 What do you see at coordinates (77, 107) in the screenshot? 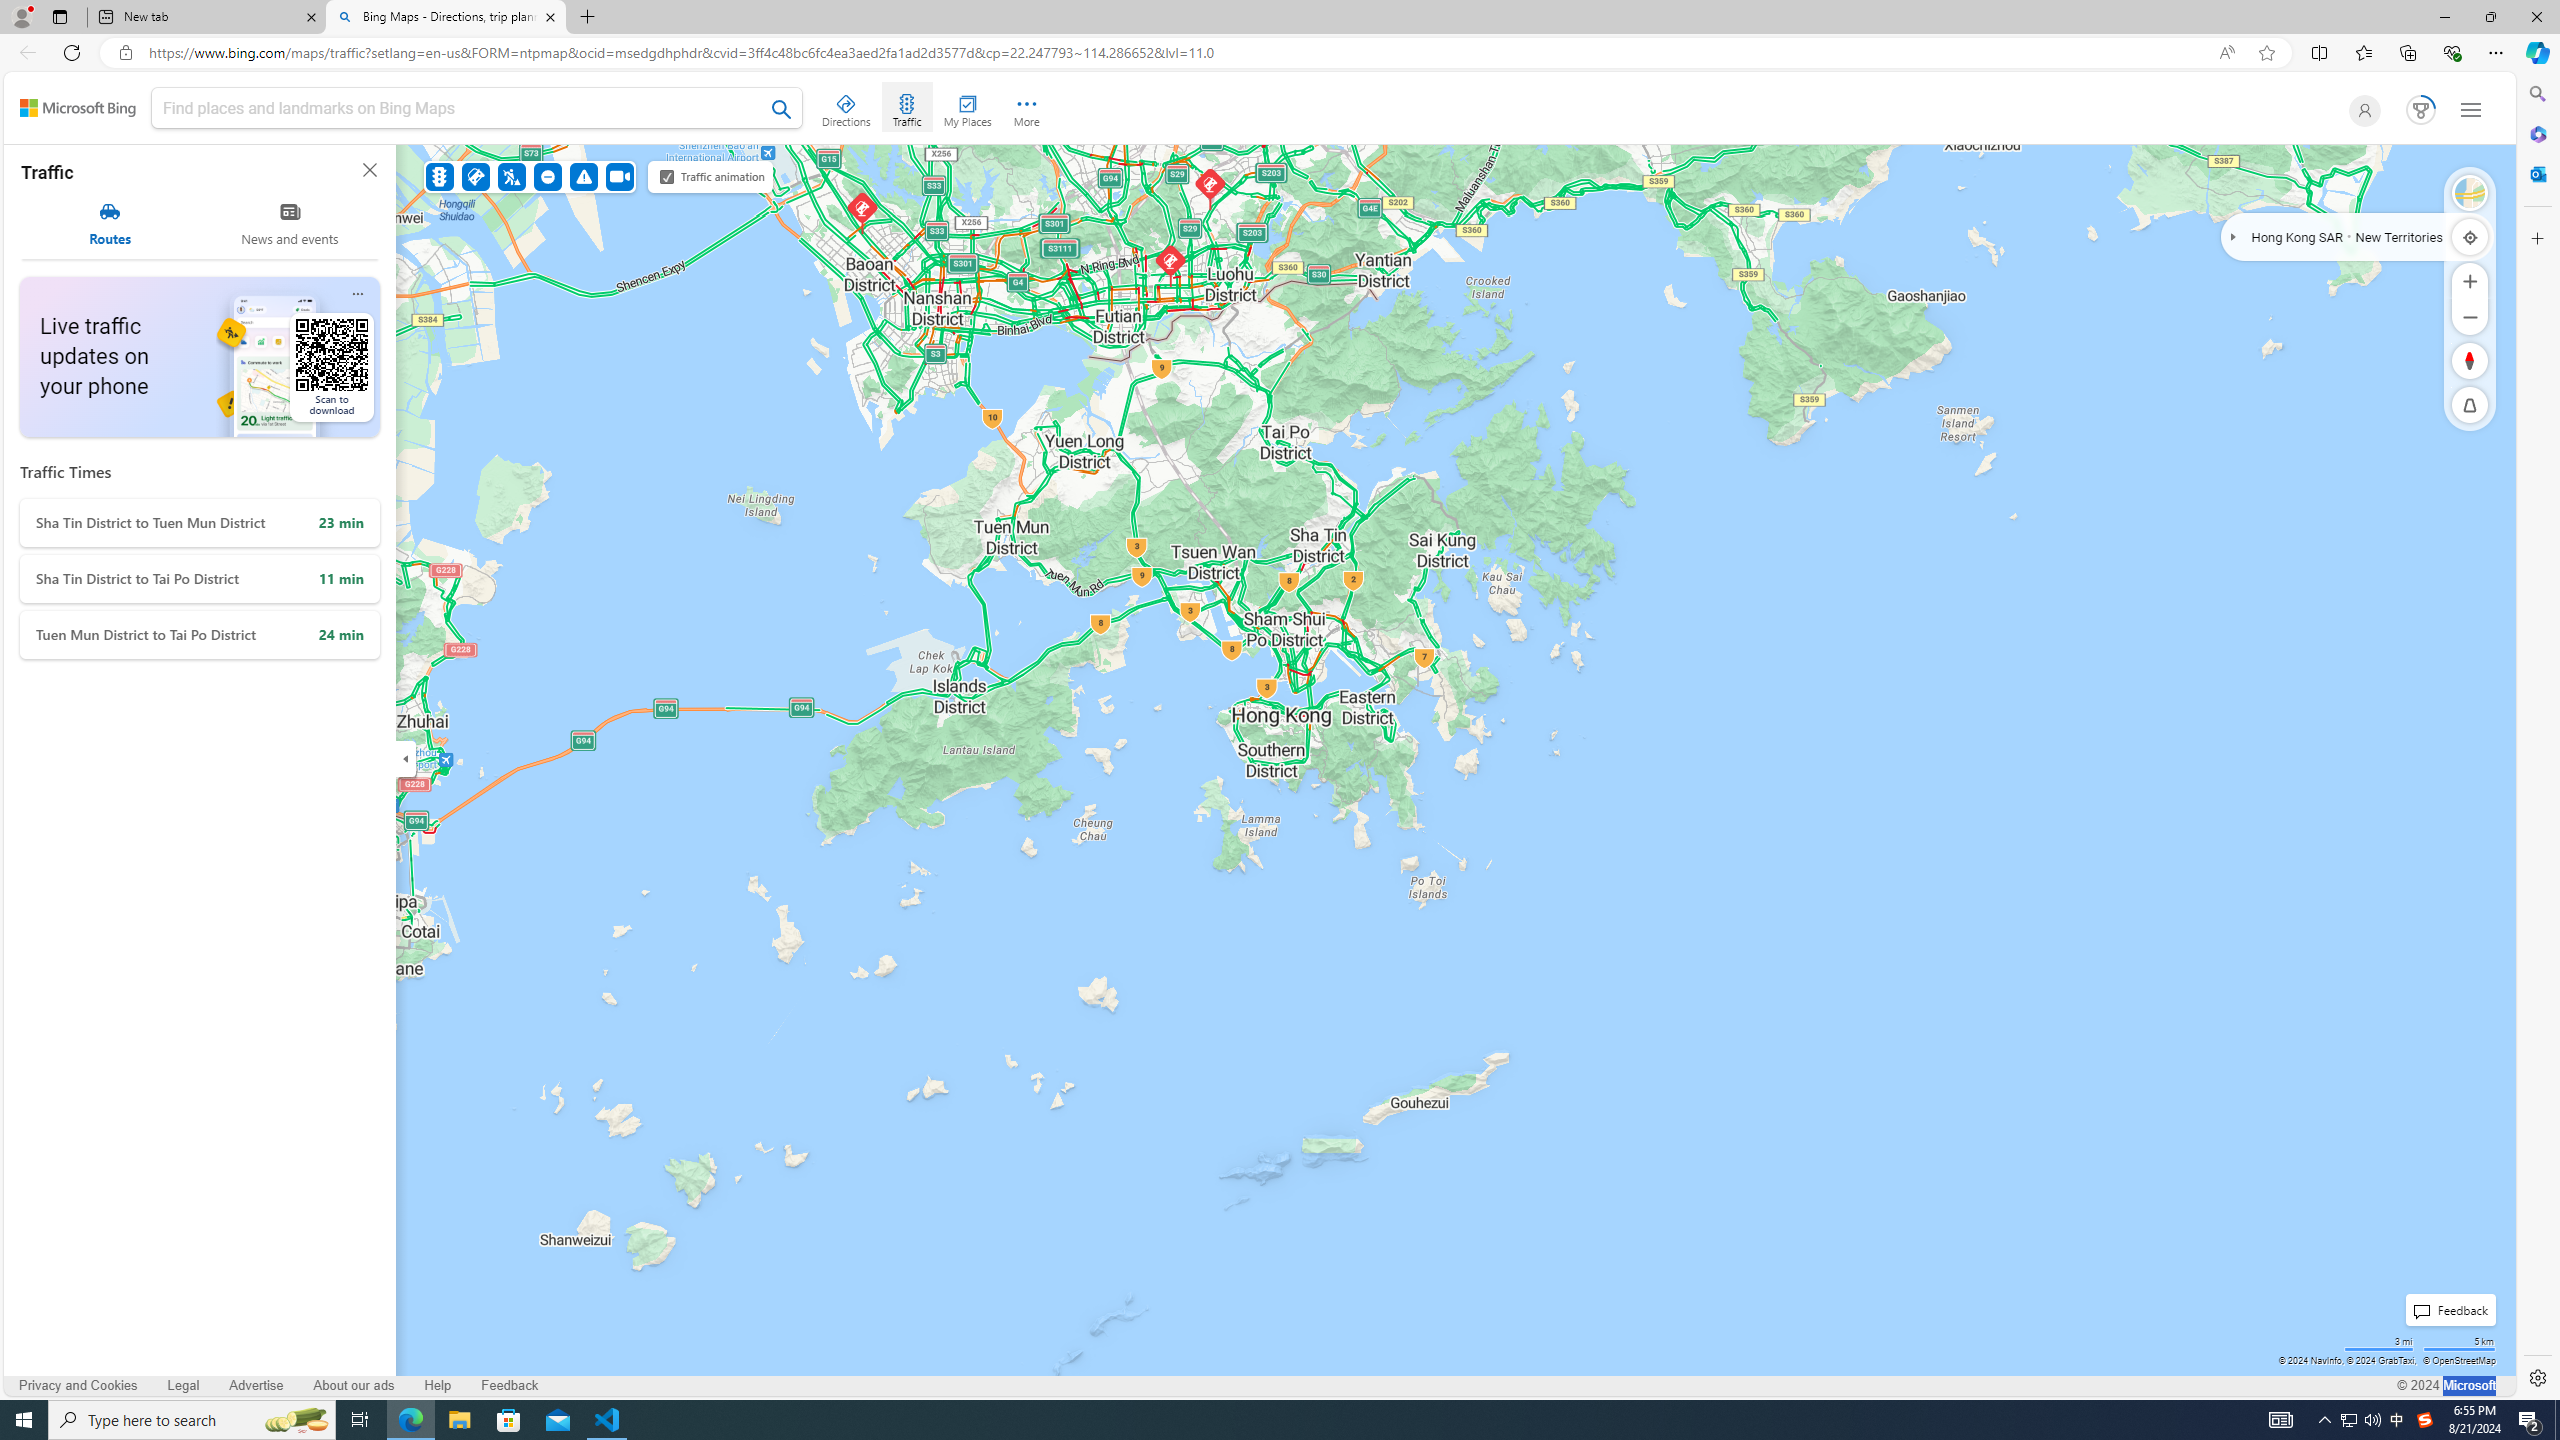
I see `'Back to Bing search'` at bounding box center [77, 107].